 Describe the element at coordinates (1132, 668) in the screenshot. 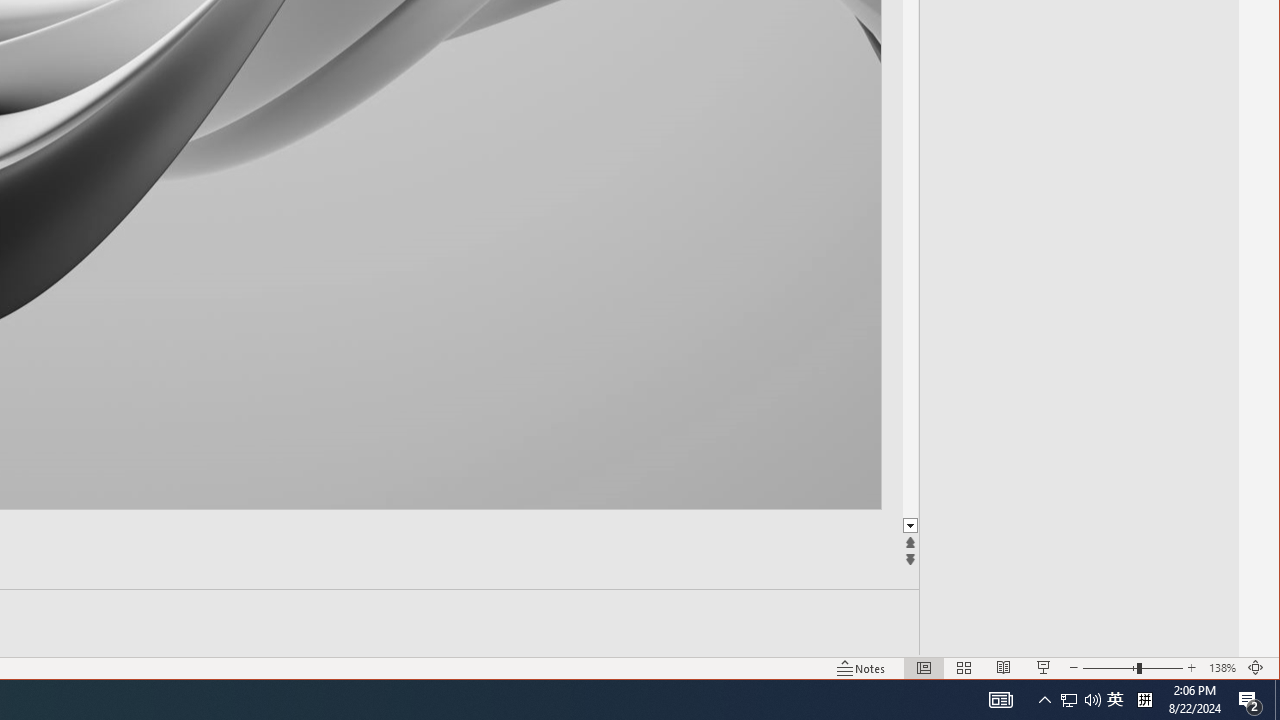

I see `'Zoom'` at that location.